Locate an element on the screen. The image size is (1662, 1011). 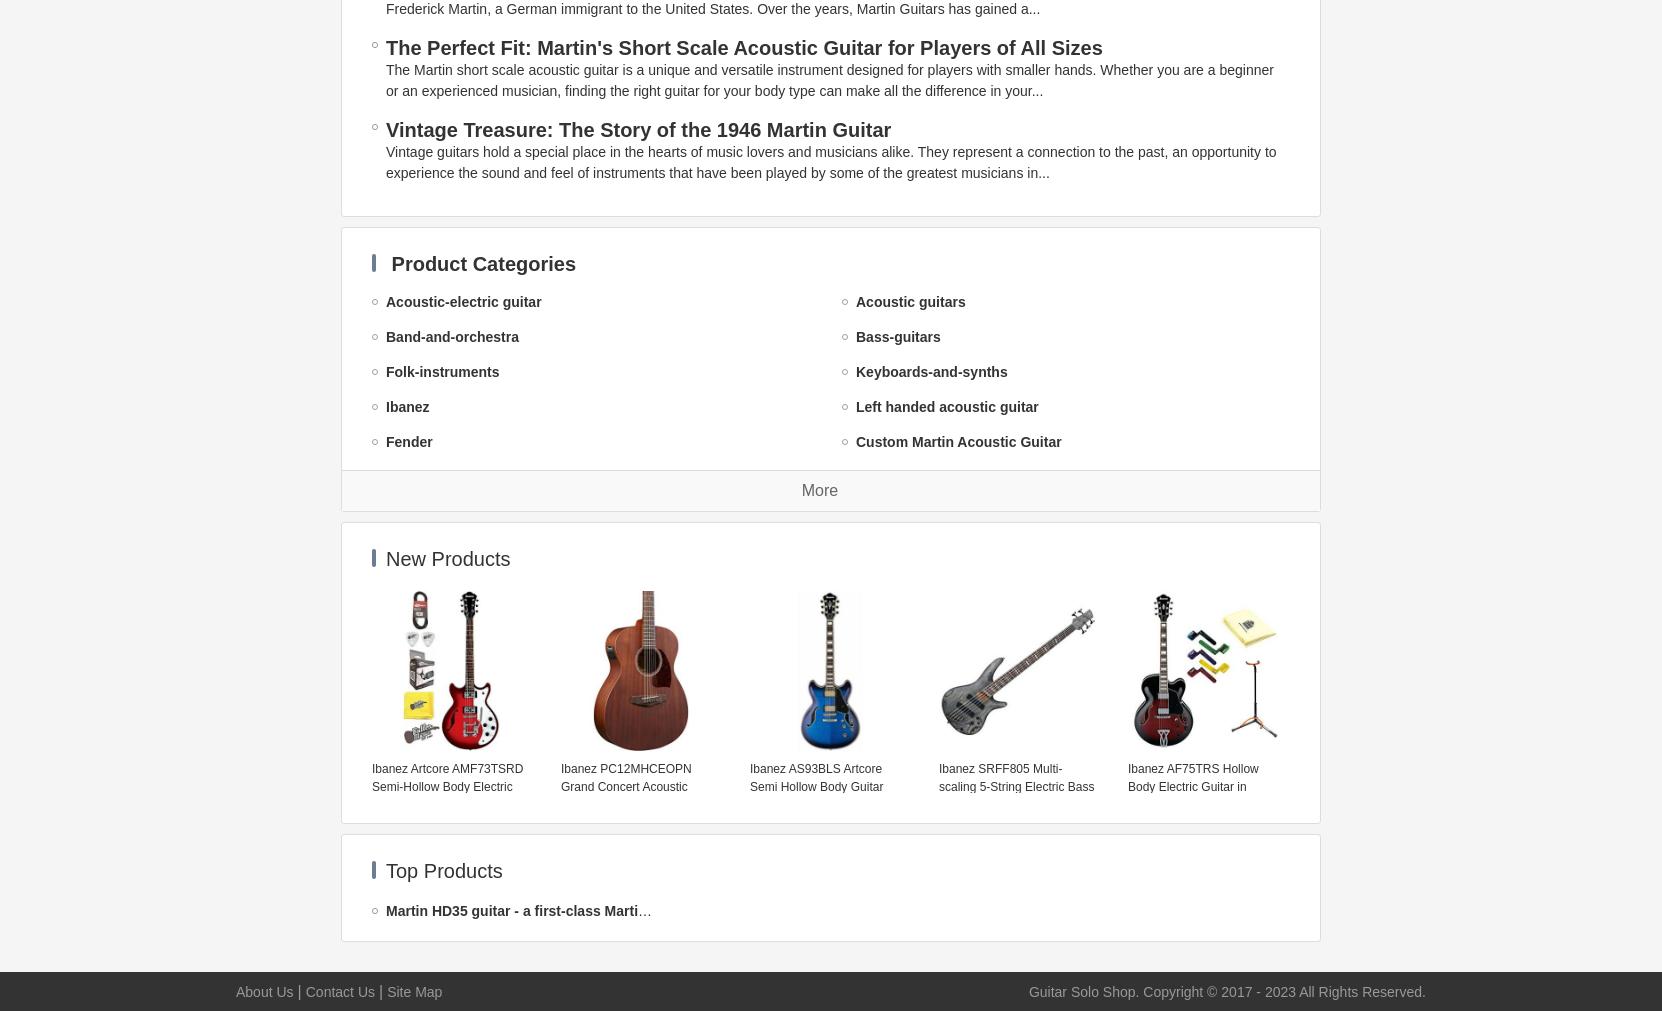
'Electro-Harmonix' is located at coordinates (854, 967).